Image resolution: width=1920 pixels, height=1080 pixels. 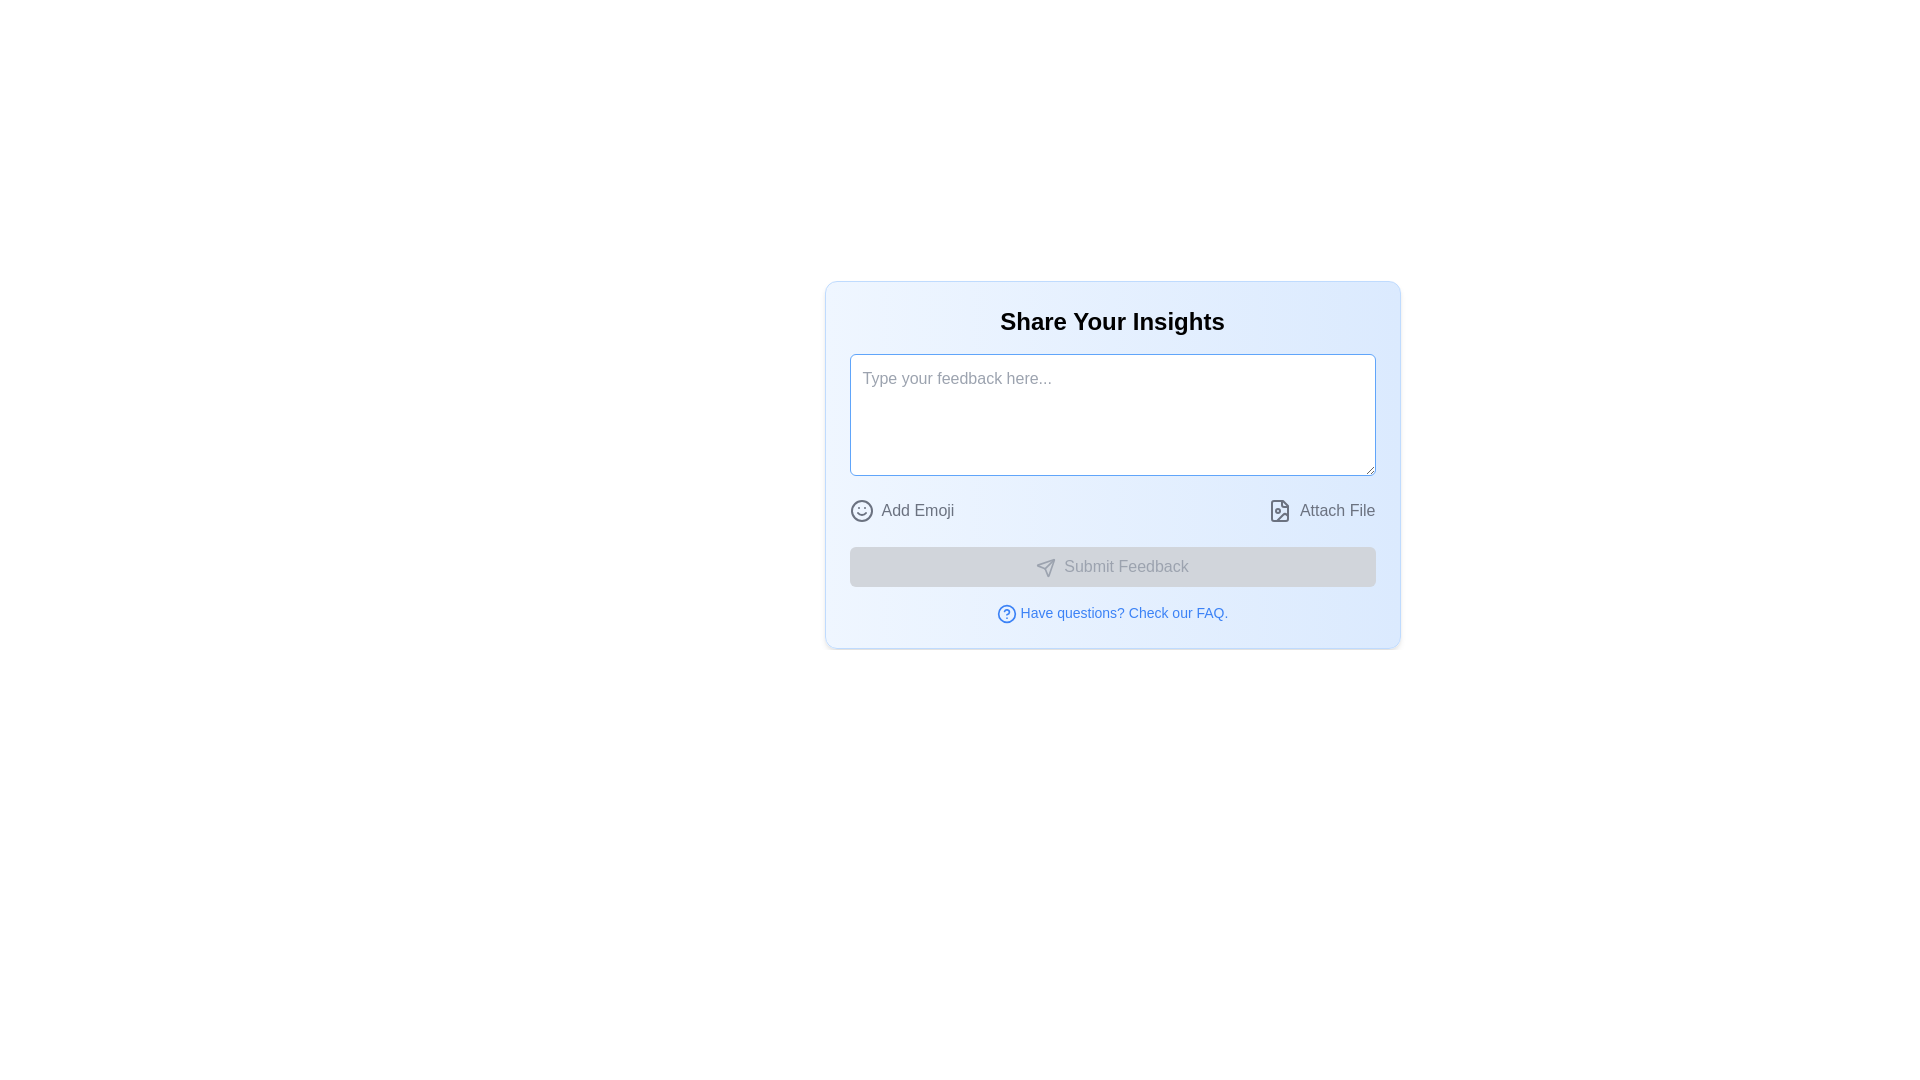 What do you see at coordinates (1278, 509) in the screenshot?
I see `the rectangular file or document icon with a subtle border outline` at bounding box center [1278, 509].